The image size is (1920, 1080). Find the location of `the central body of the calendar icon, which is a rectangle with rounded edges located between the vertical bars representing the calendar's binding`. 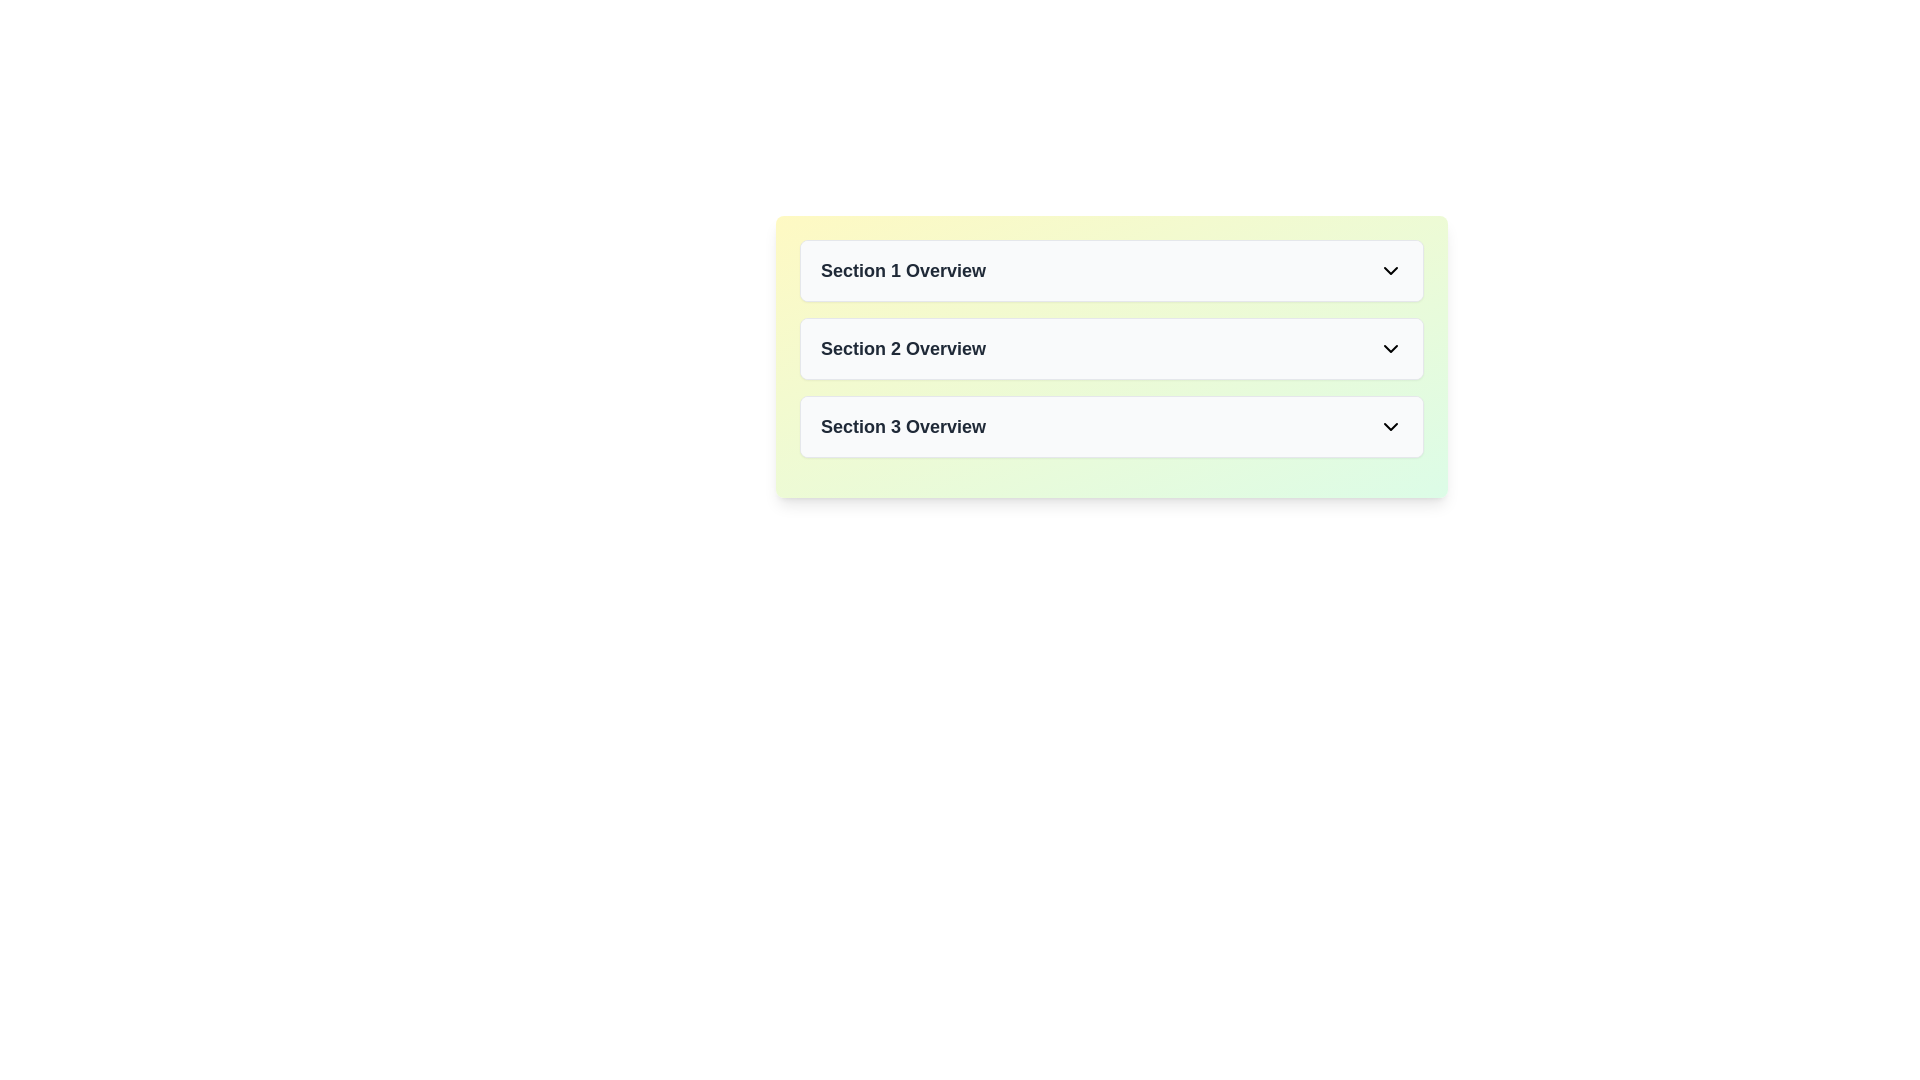

the central body of the calendar icon, which is a rectangle with rounded edges located between the vertical bars representing the calendar's binding is located at coordinates (812, 393).